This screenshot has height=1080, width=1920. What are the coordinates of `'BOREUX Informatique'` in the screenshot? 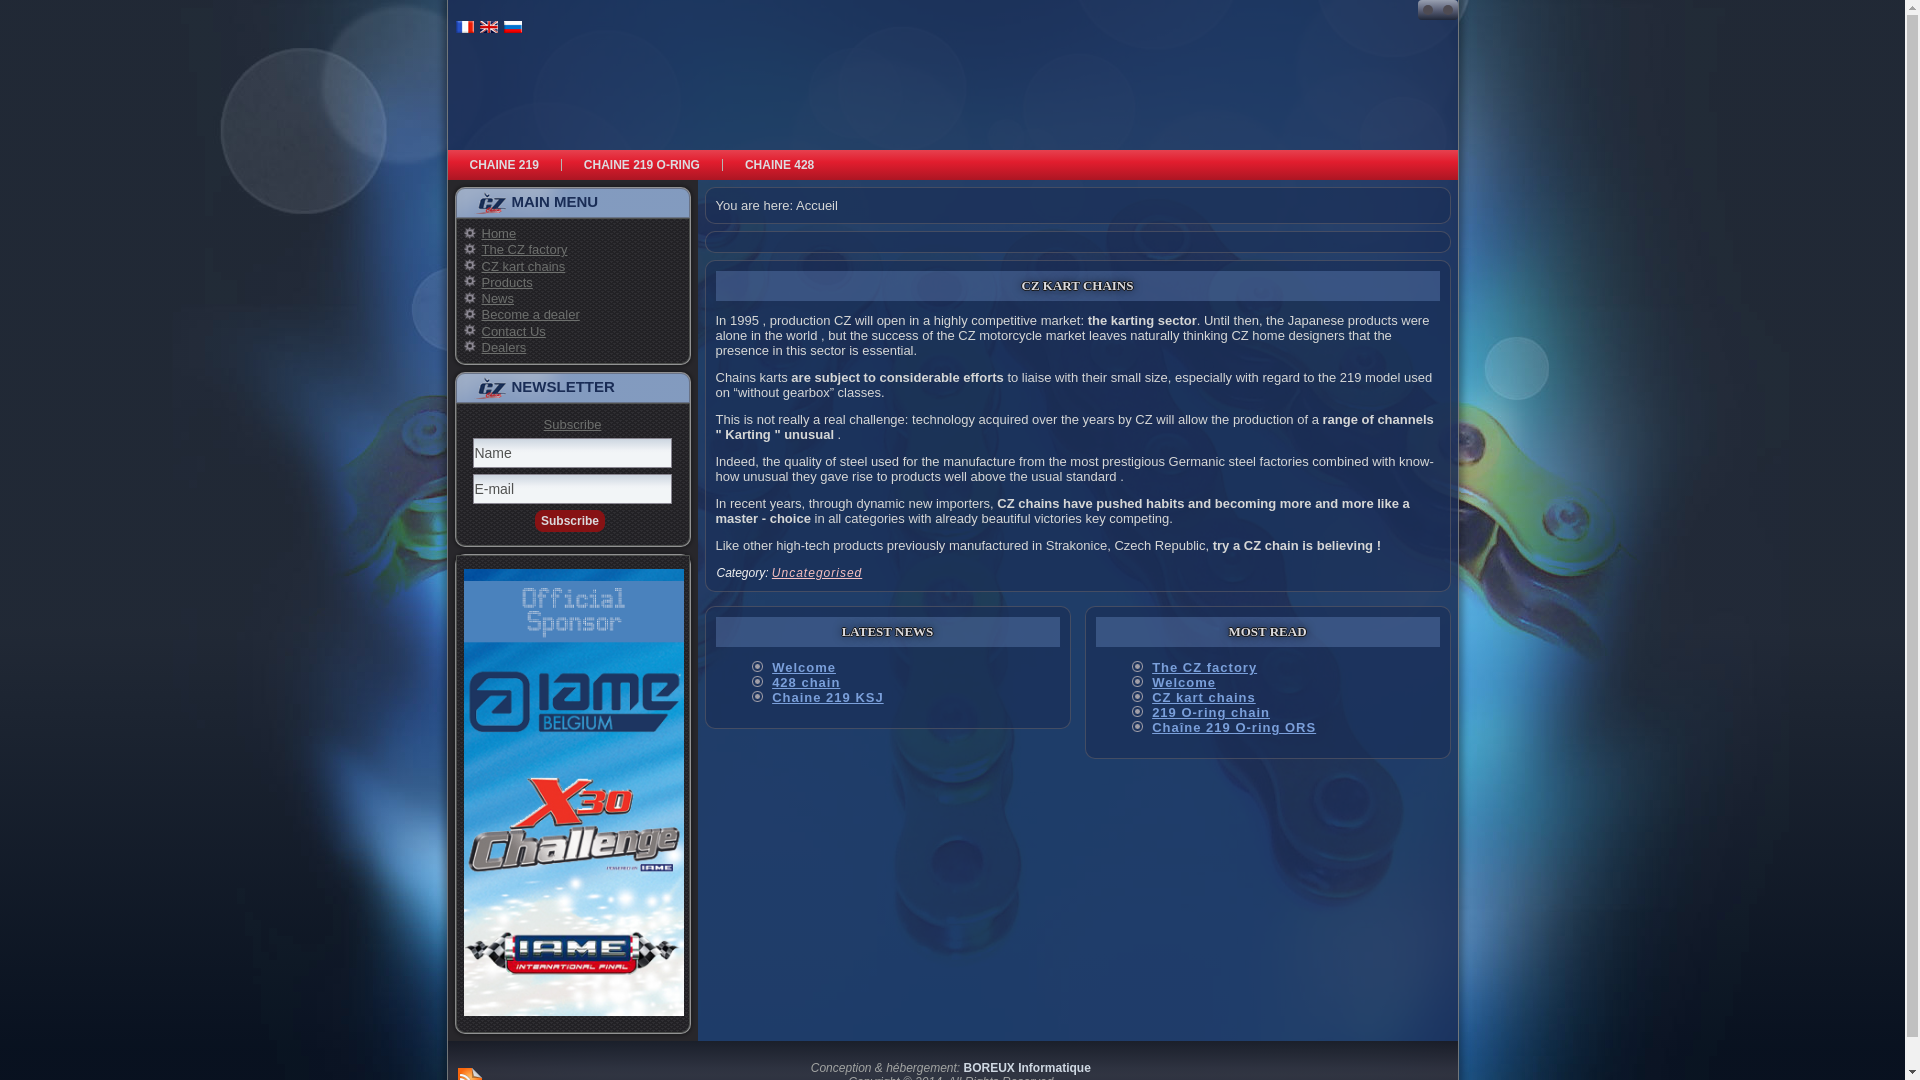 It's located at (1027, 1067).